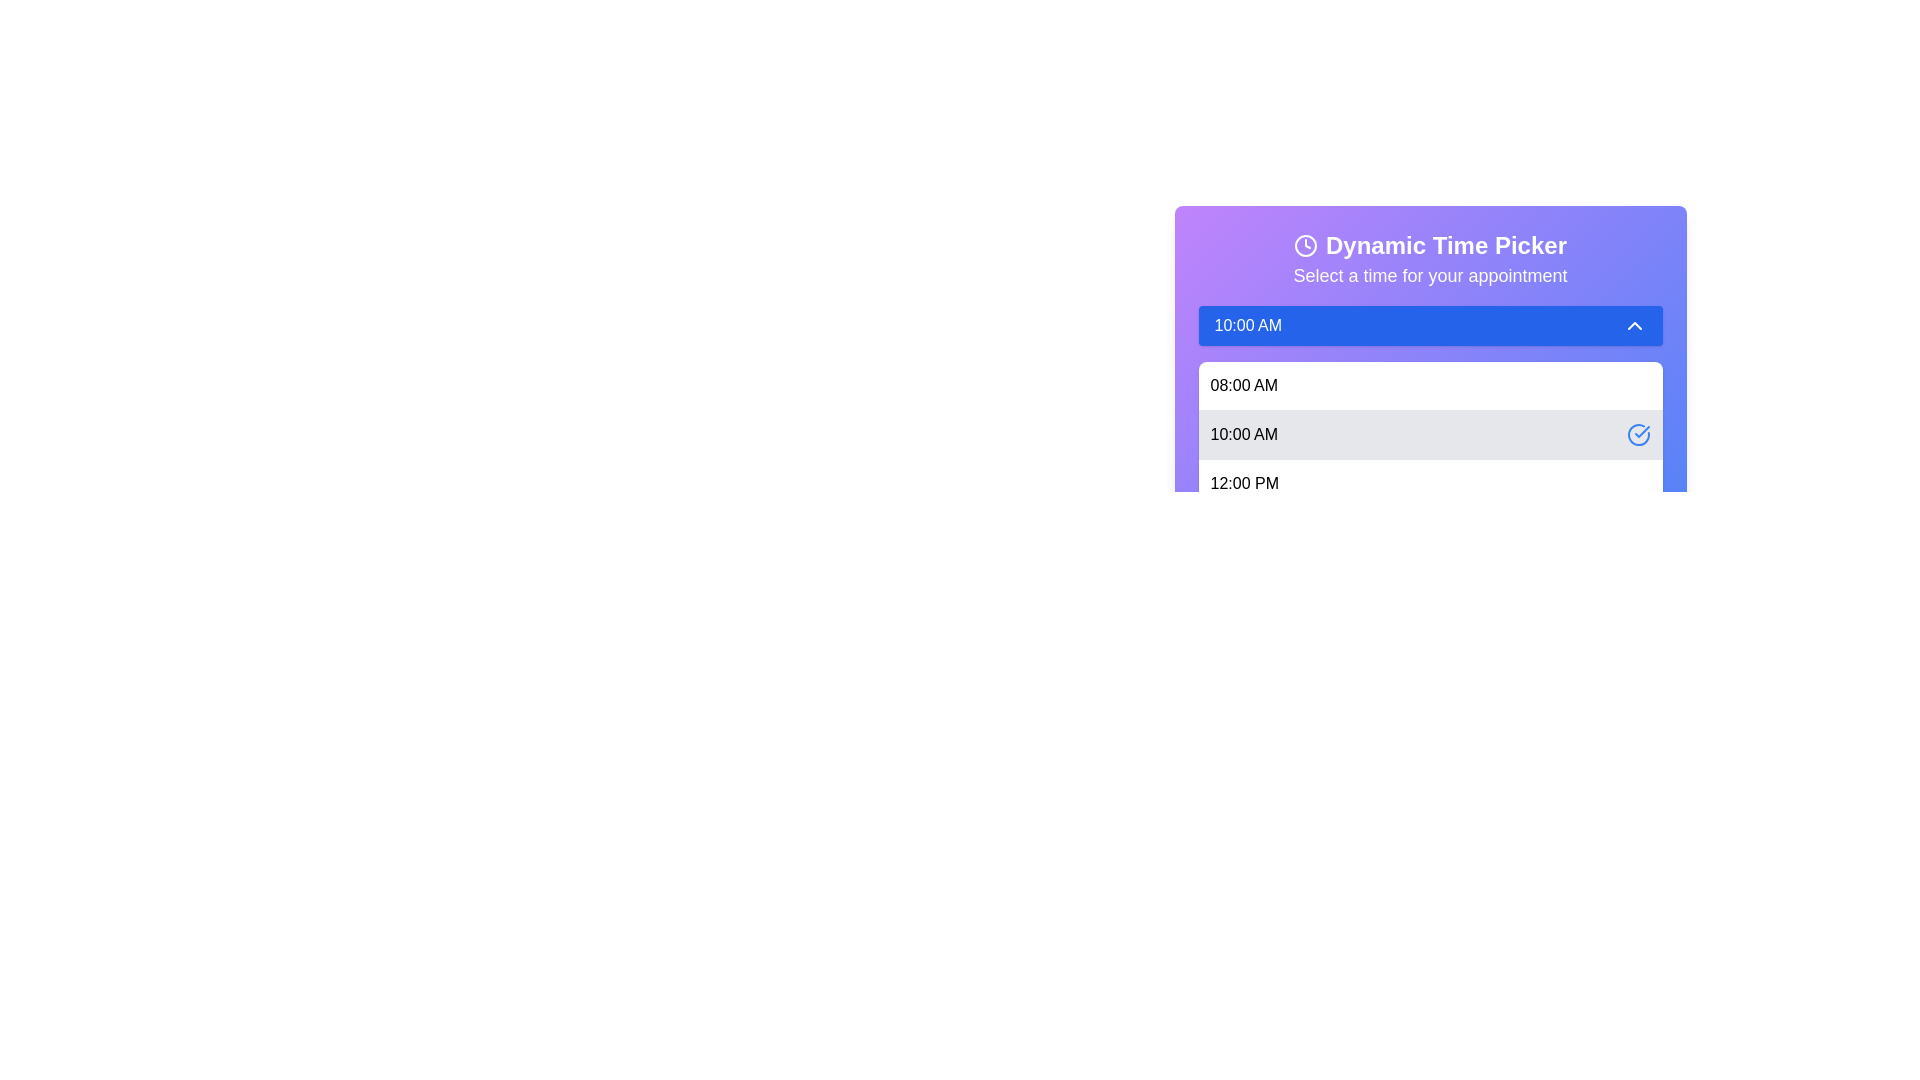  Describe the element at coordinates (1243, 434) in the screenshot. I see `the '10:00 AM' option in the dropdown list` at that location.